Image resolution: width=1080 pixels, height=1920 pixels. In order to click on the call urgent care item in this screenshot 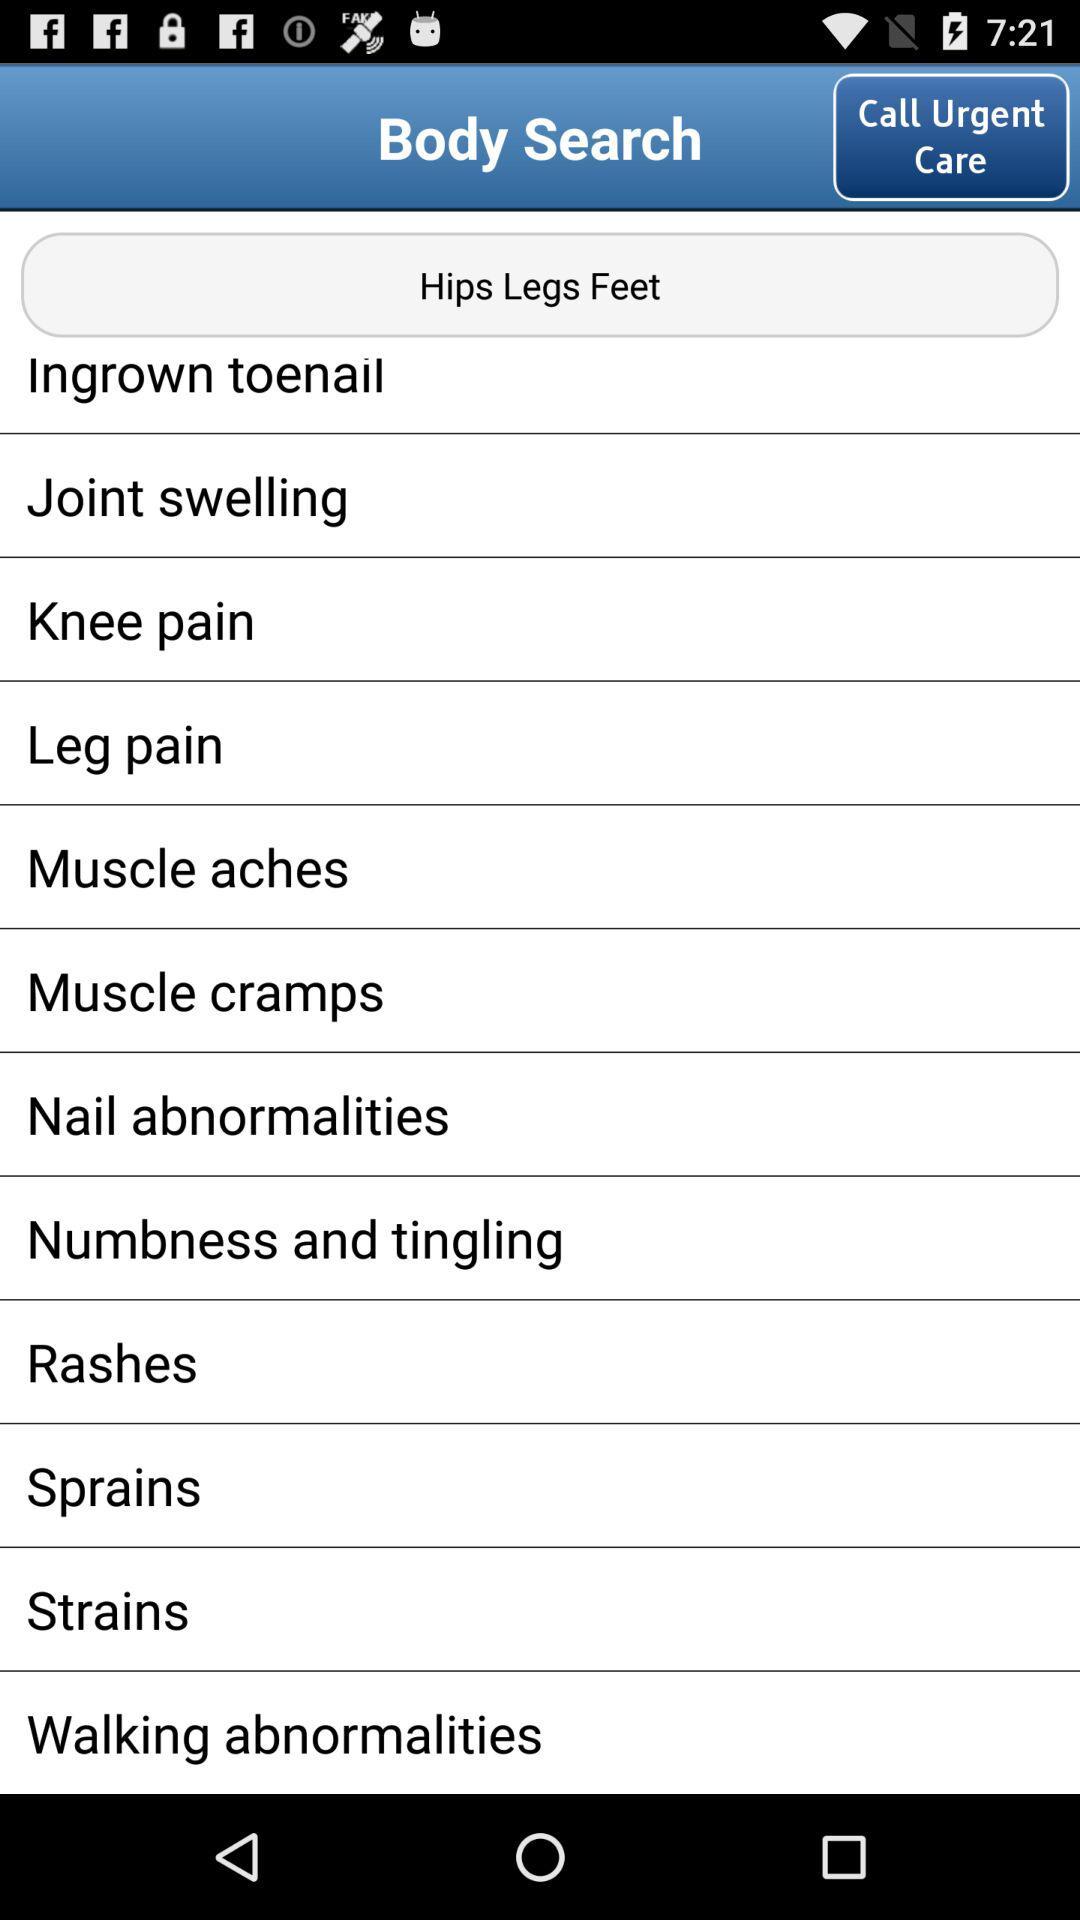, I will do `click(950, 136)`.